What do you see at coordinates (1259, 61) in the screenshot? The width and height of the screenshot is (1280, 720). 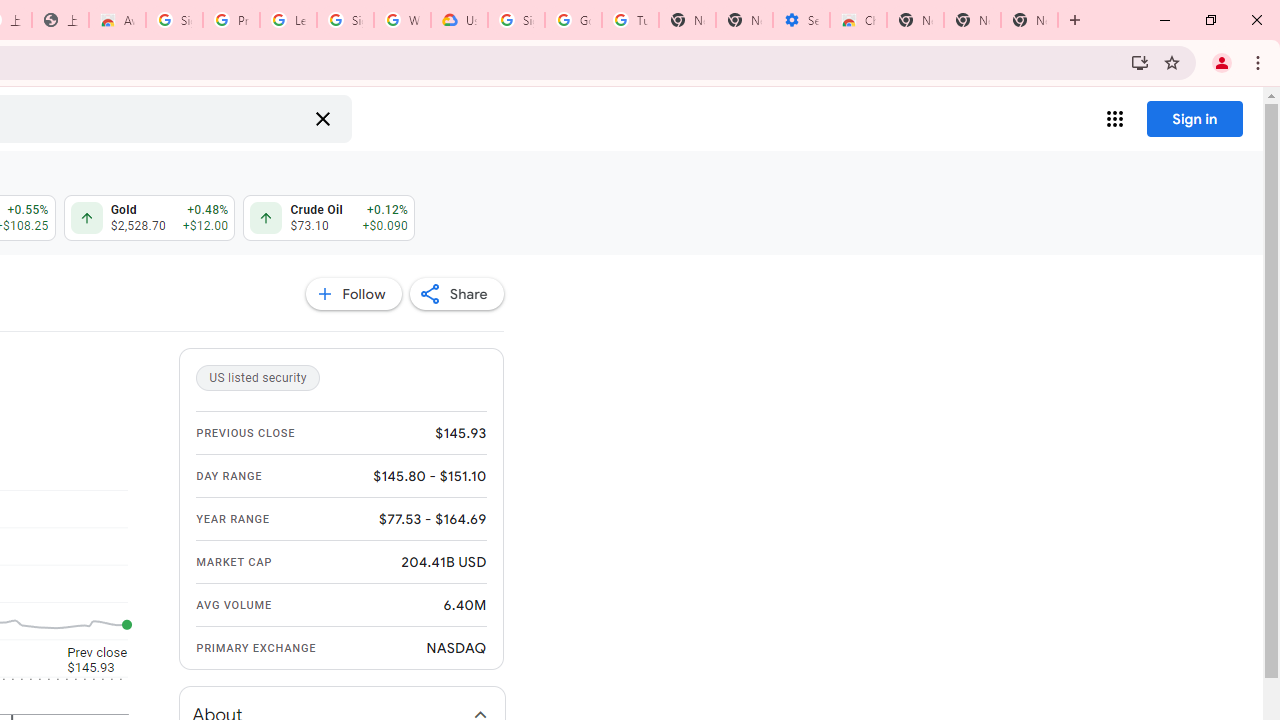 I see `'Chrome'` at bounding box center [1259, 61].